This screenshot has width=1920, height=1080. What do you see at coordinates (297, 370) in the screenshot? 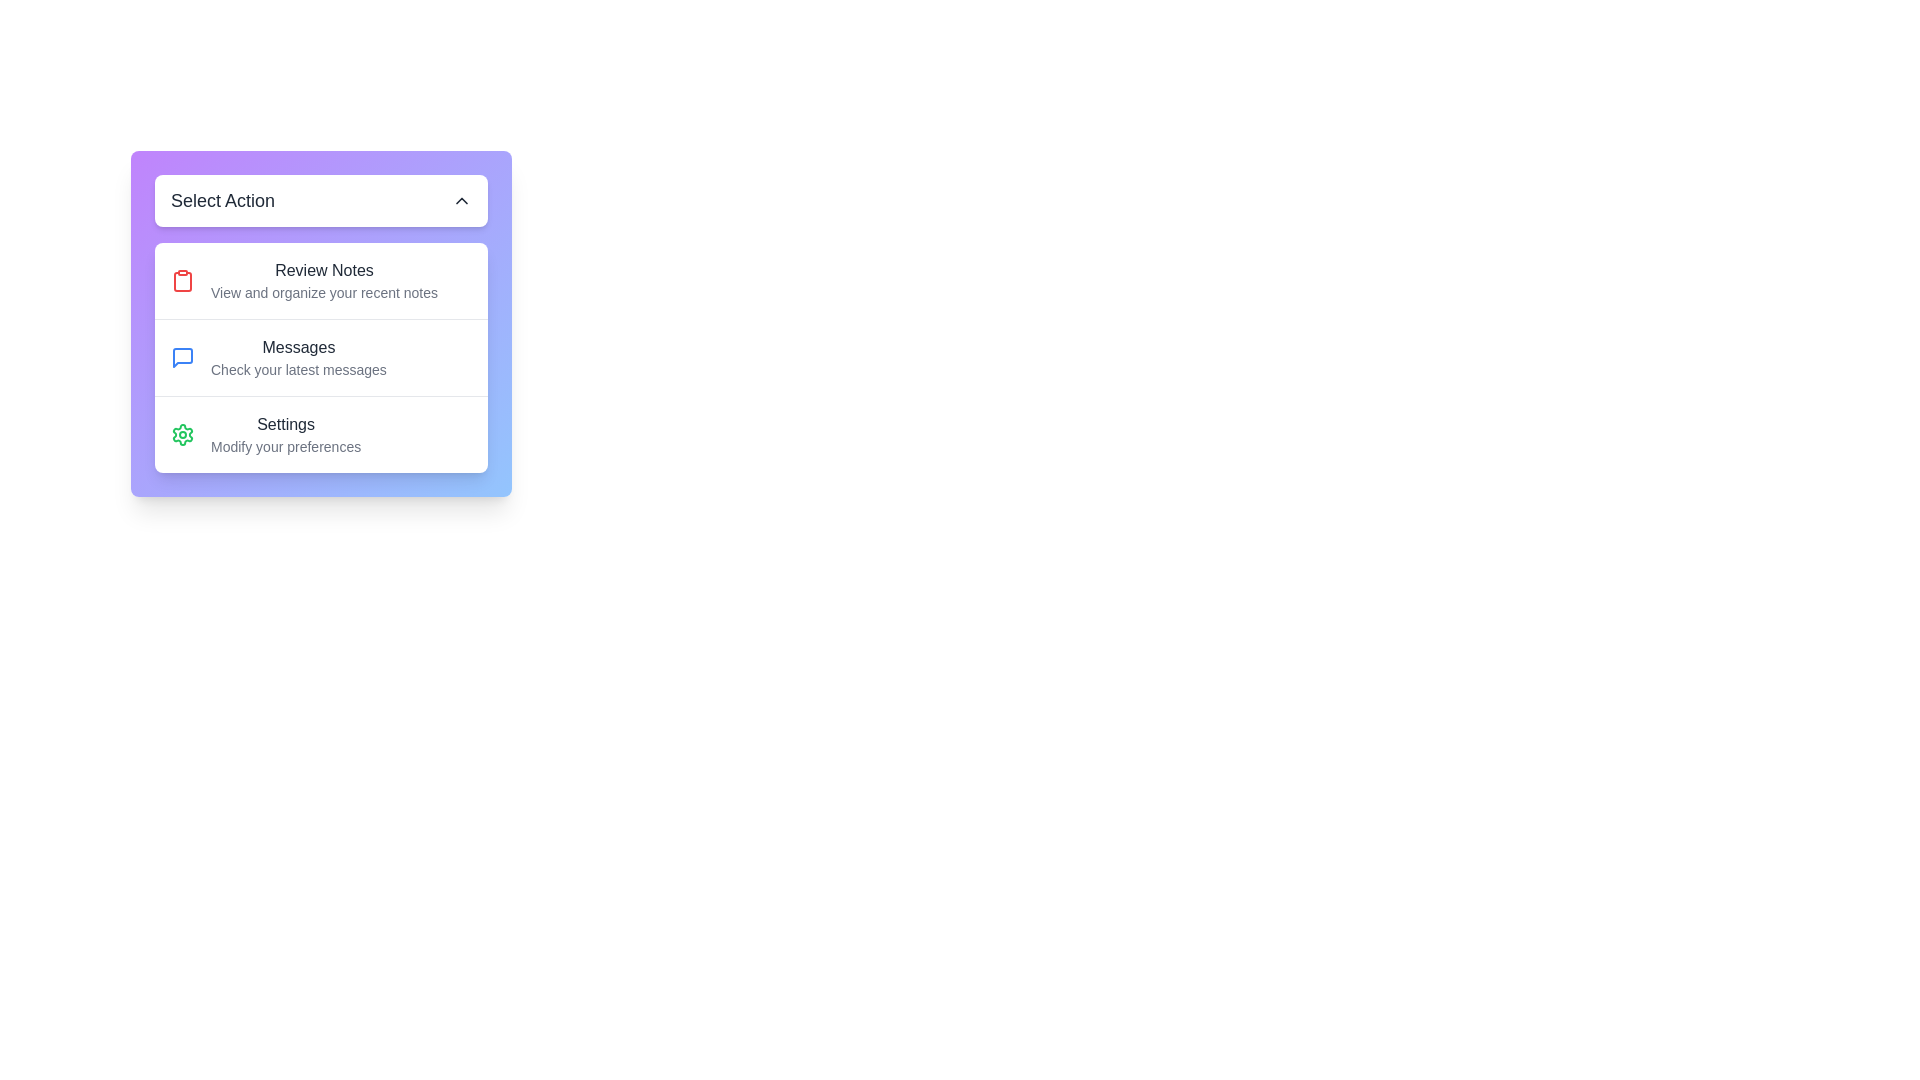
I see `the descriptive text label that provides contextual information about the 'Messages' menu item, located directly beneath the heading text 'Messages' within the 'Select Action' menu panel` at bounding box center [297, 370].